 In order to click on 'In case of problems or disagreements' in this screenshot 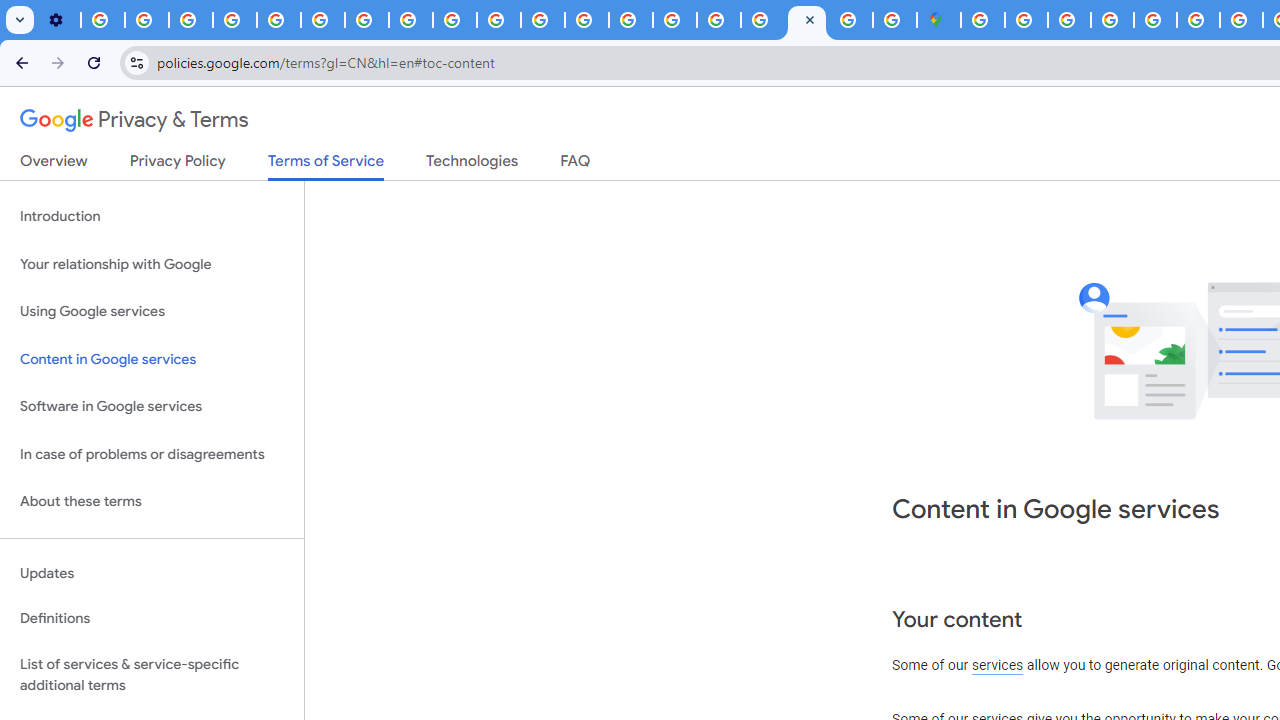, I will do `click(151, 454)`.